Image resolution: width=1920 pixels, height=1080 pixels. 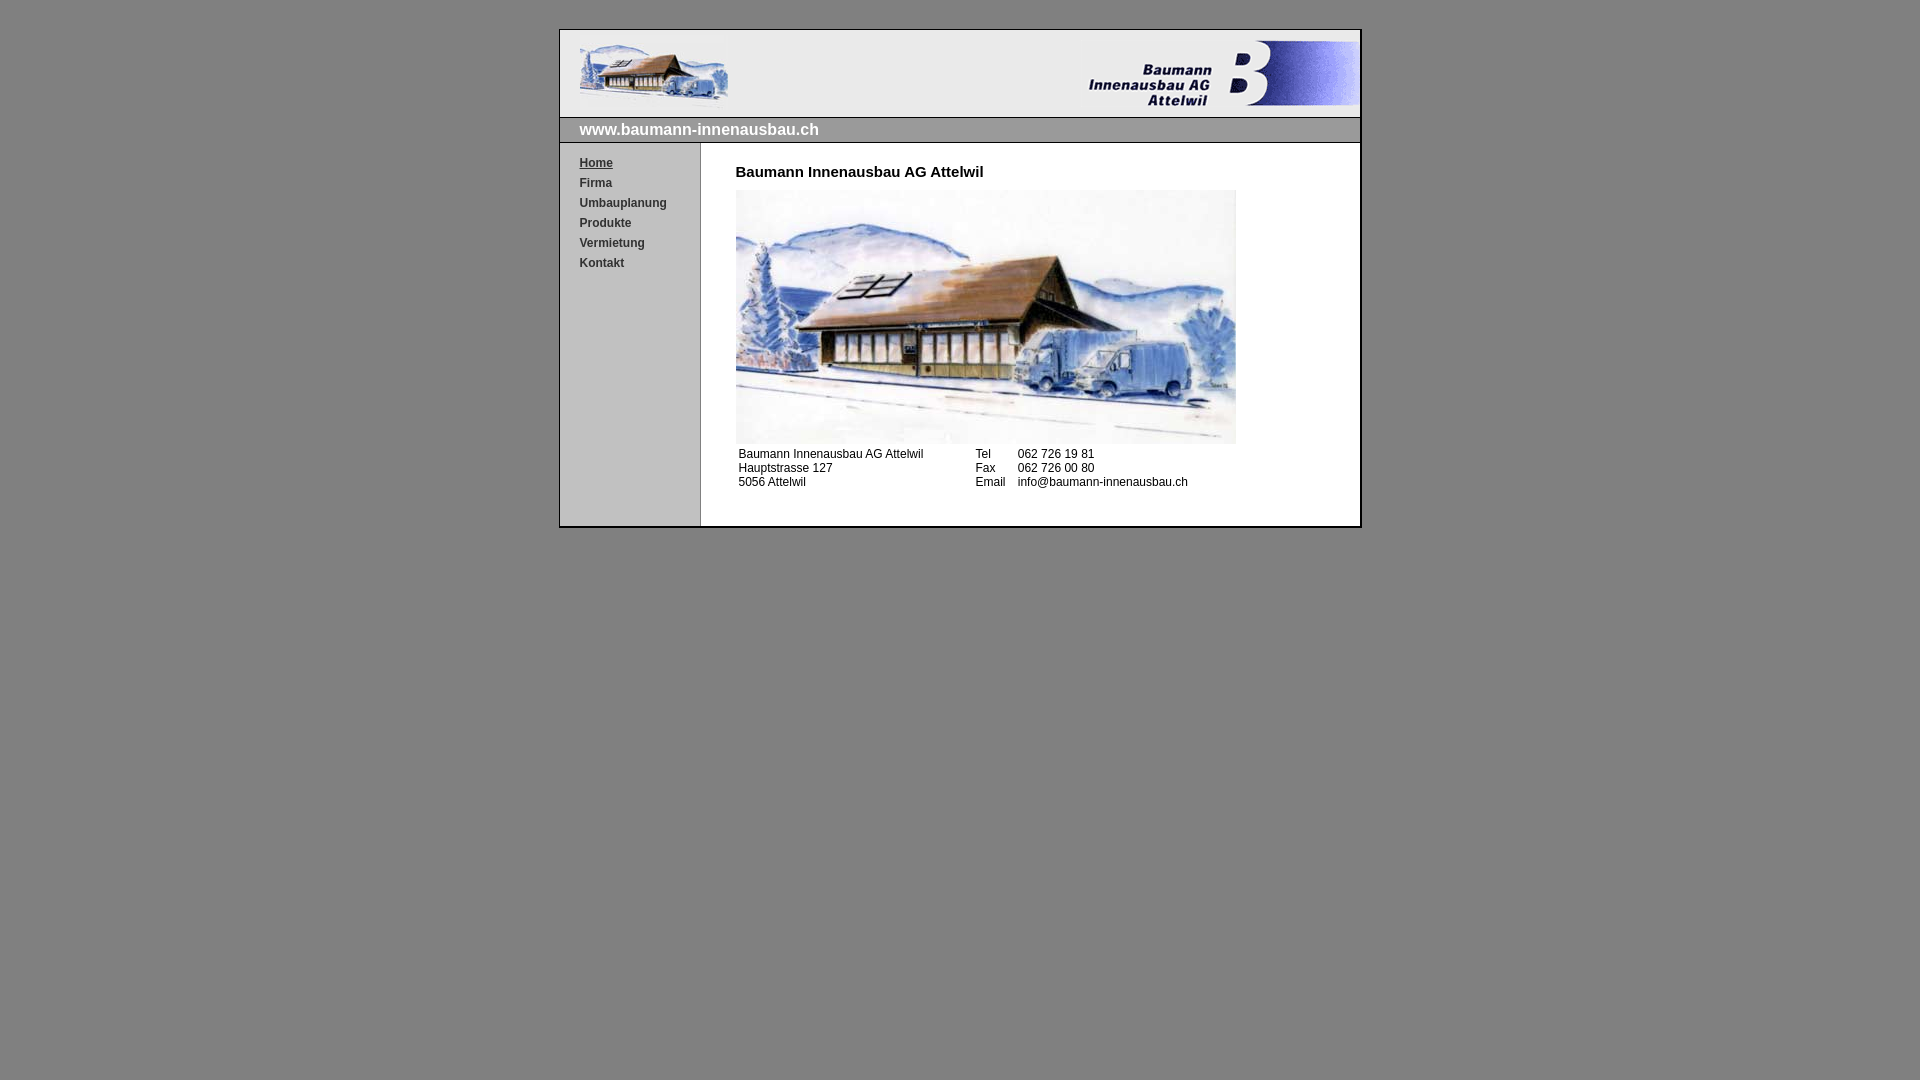 What do you see at coordinates (596, 261) in the screenshot?
I see `'Kontakt'` at bounding box center [596, 261].